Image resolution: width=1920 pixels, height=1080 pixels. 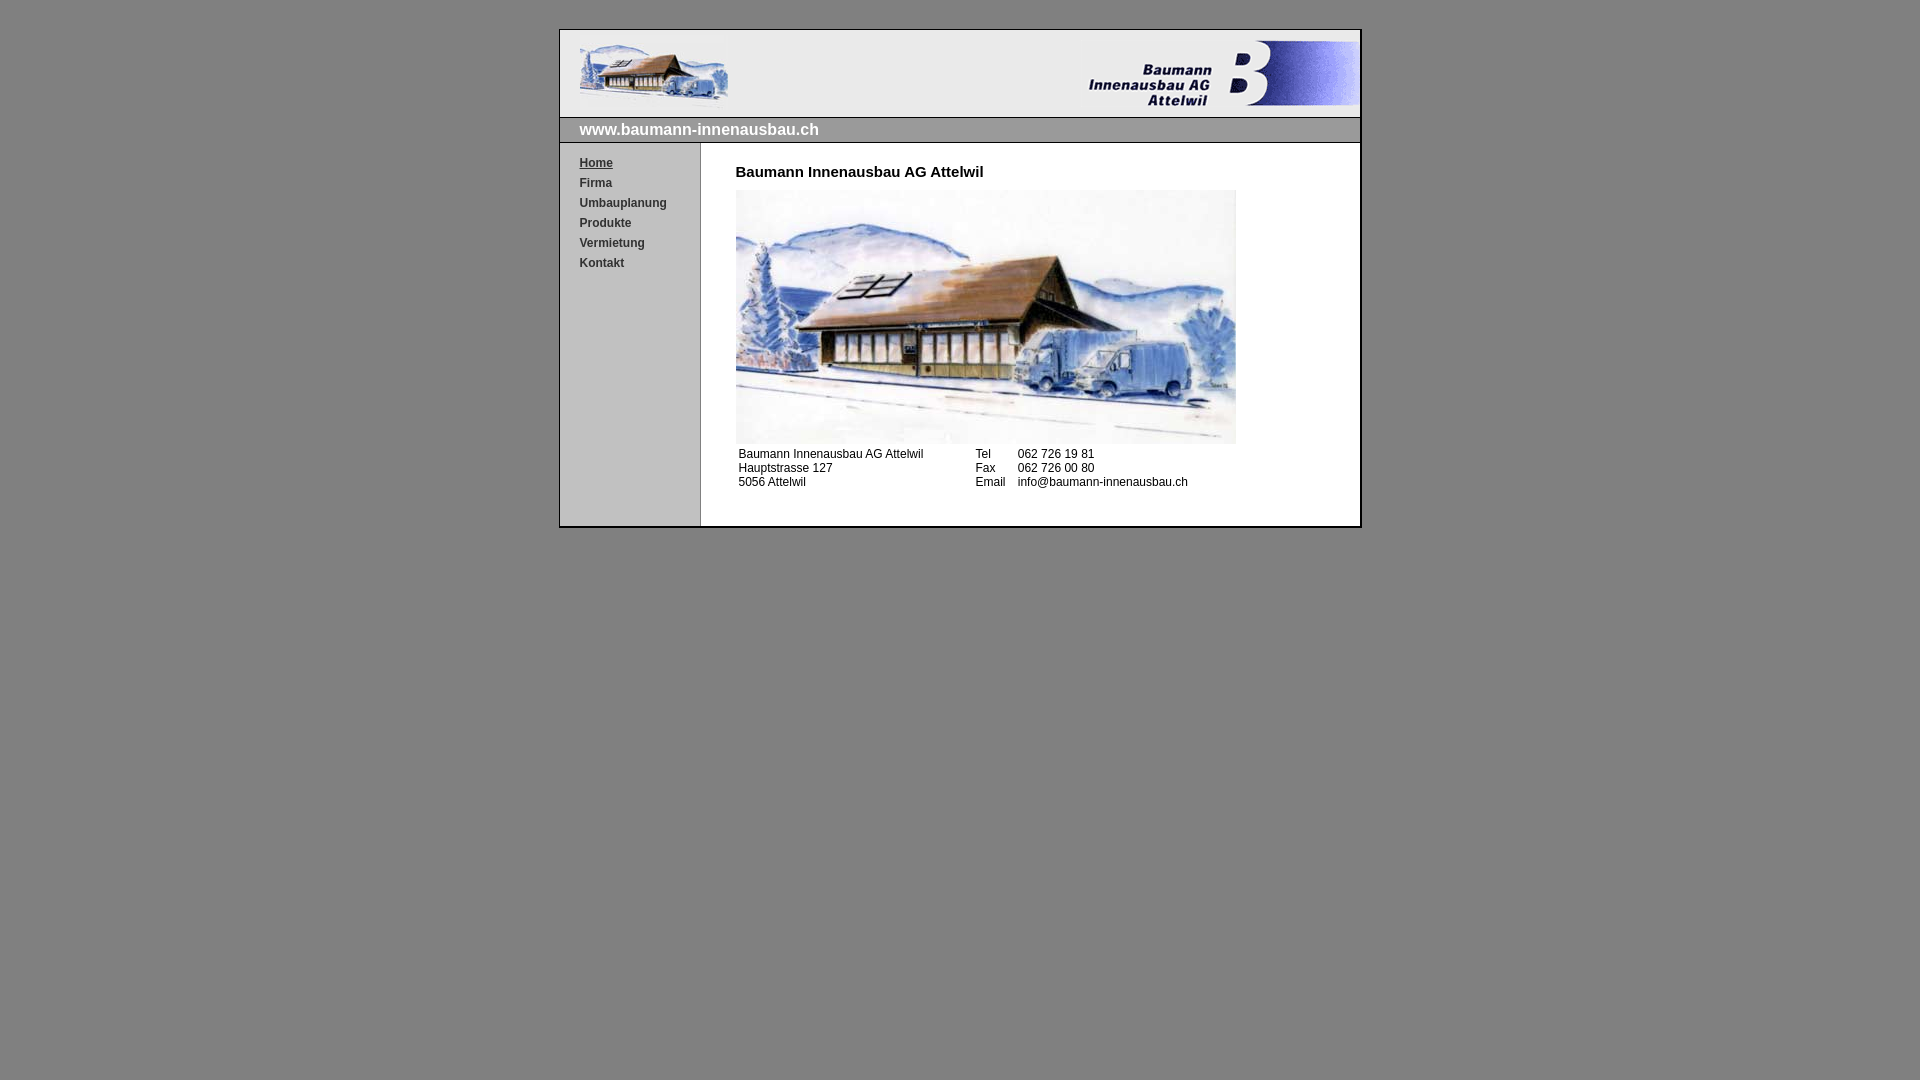 What do you see at coordinates (596, 261) in the screenshot?
I see `'Kontakt'` at bounding box center [596, 261].